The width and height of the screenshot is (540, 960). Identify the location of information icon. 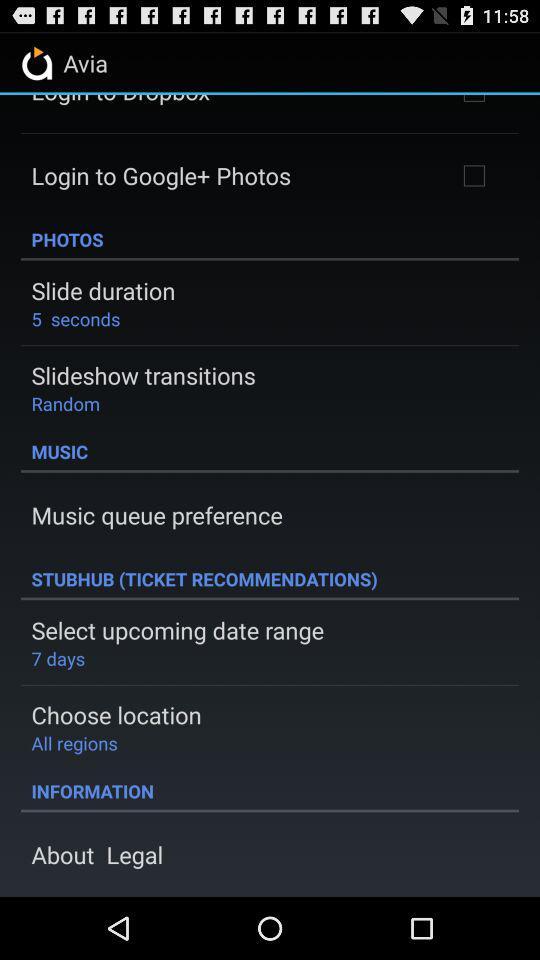
(270, 791).